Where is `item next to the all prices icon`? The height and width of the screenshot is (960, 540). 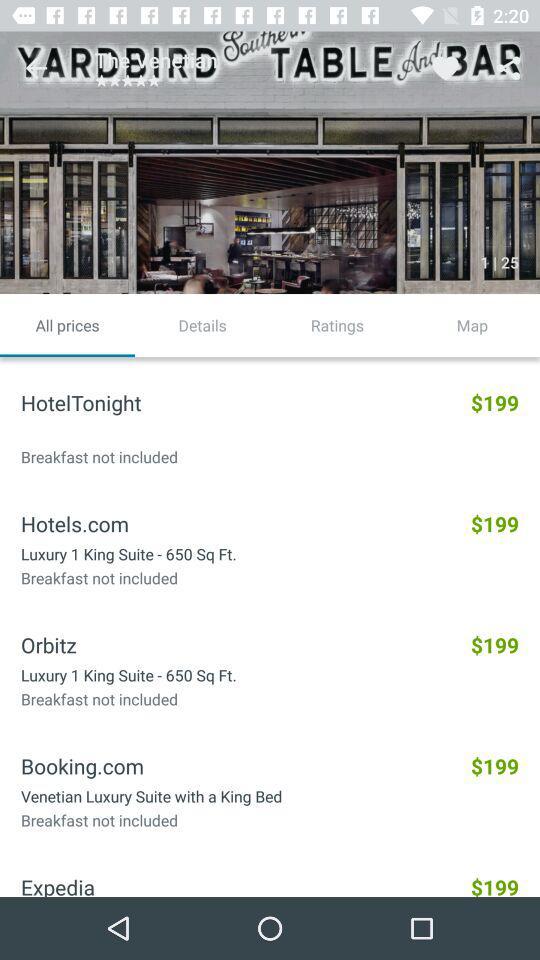
item next to the all prices icon is located at coordinates (202, 325).